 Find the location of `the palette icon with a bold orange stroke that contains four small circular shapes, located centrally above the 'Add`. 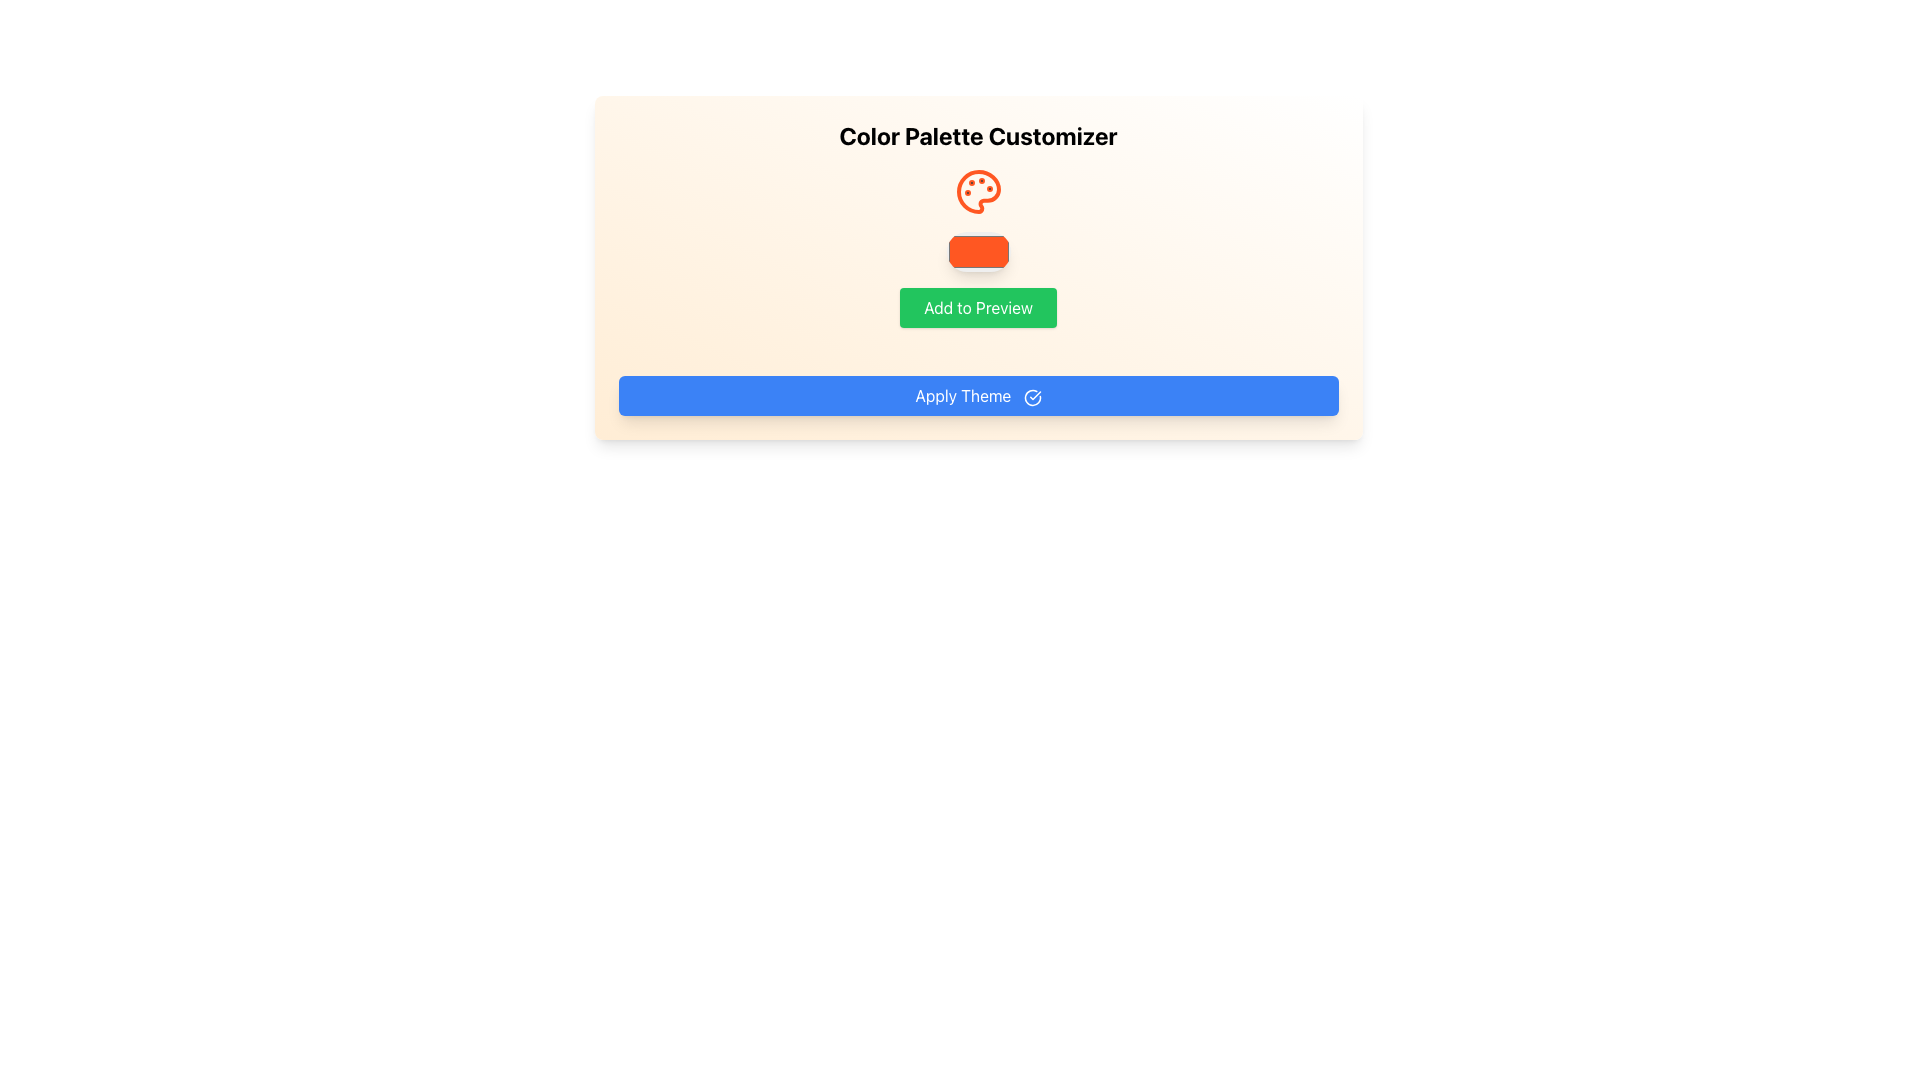

the palette icon with a bold orange stroke that contains four small circular shapes, located centrally above the 'Add is located at coordinates (978, 192).